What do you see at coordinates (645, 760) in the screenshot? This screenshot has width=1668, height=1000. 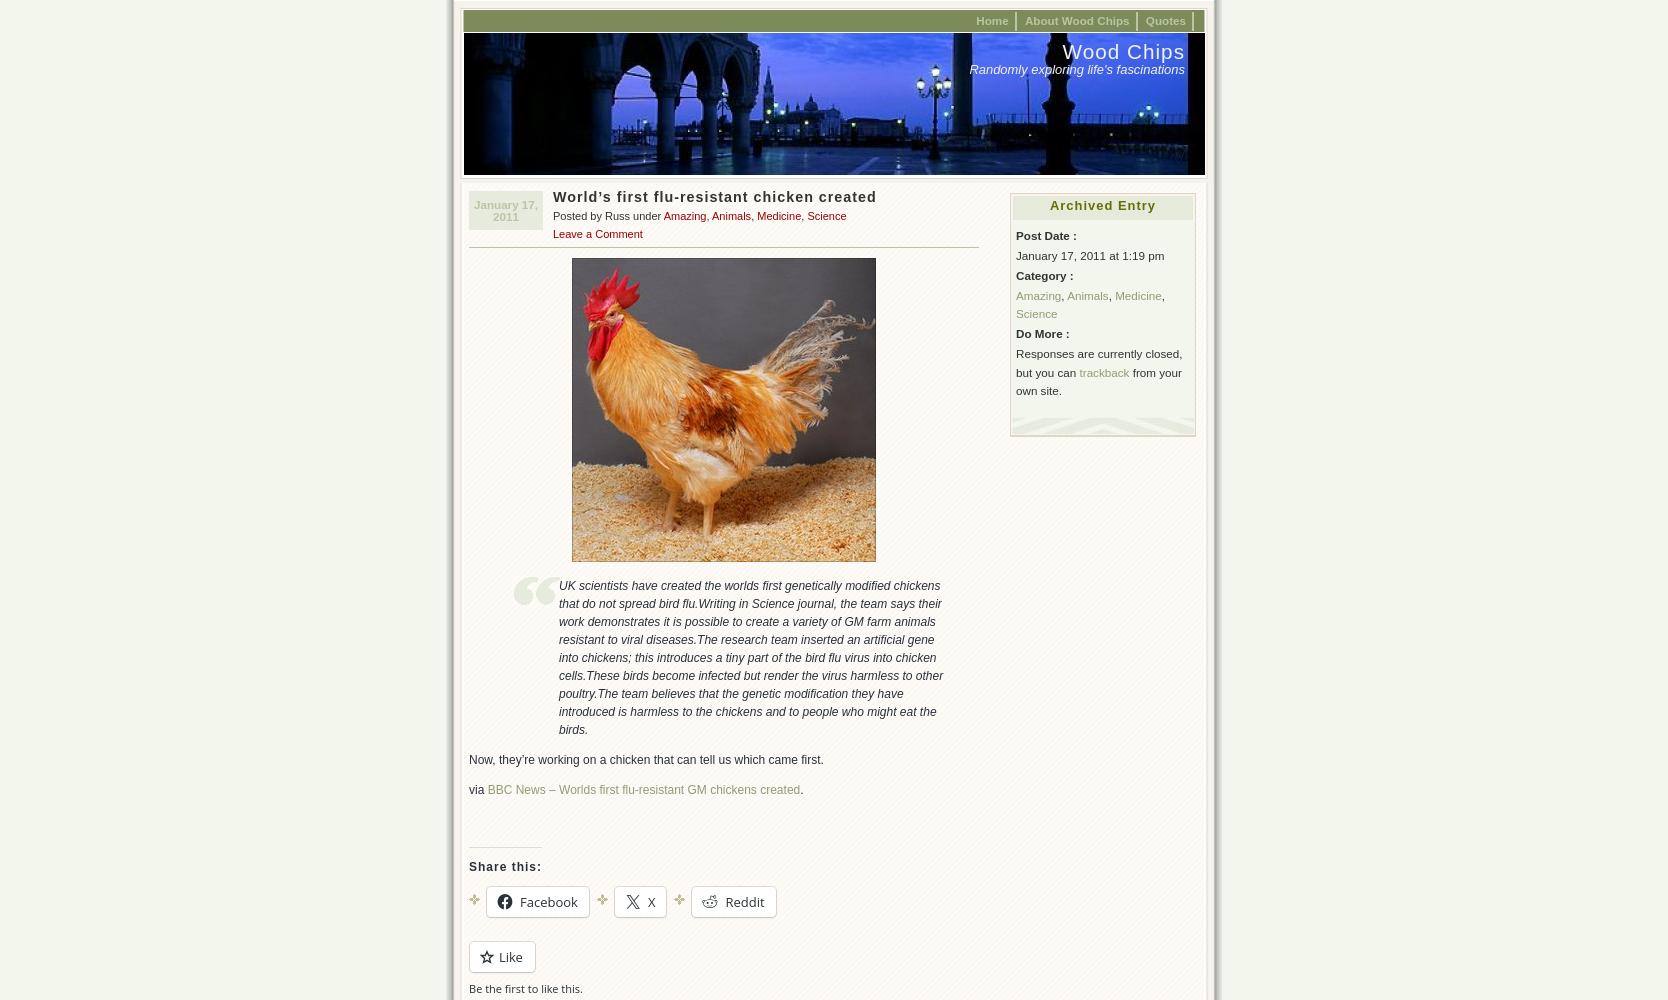 I see `'Now, they’re working on a chicken that can tell us which came first.'` at bounding box center [645, 760].